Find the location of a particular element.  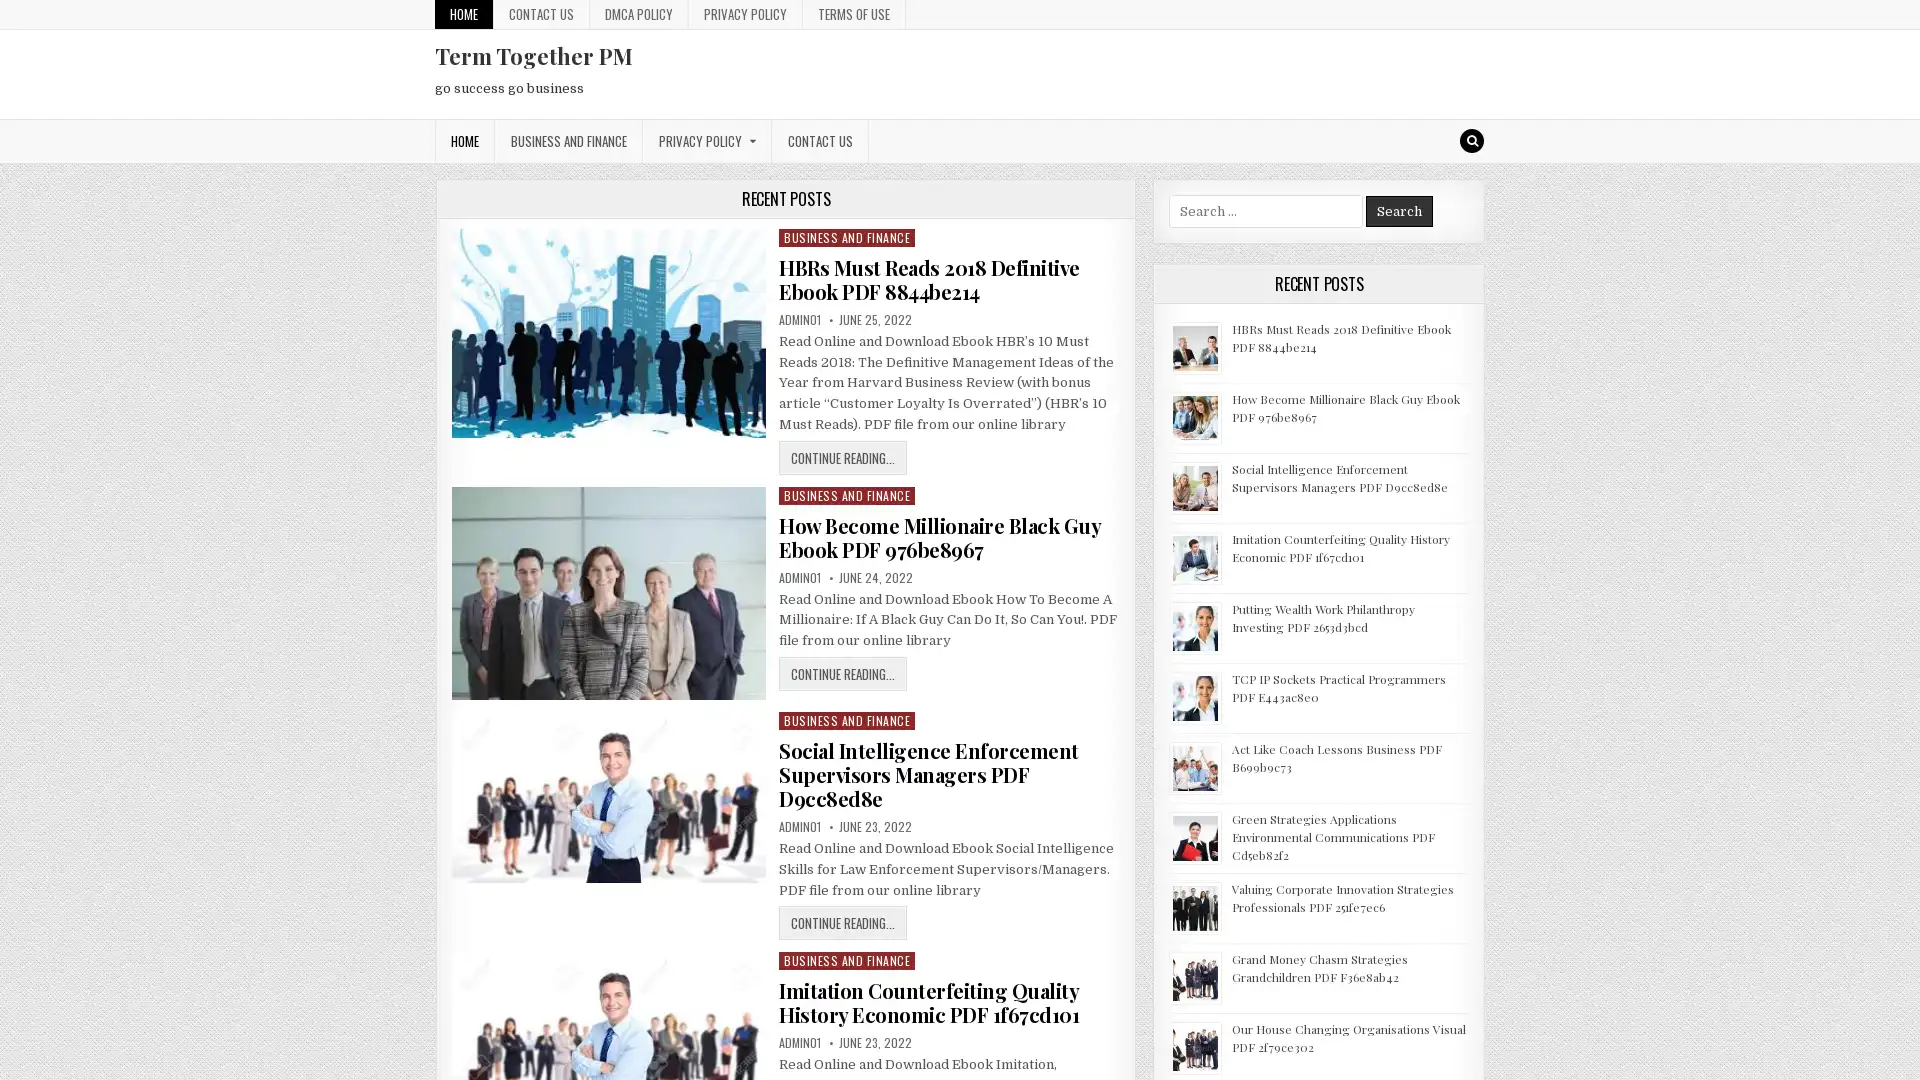

Search is located at coordinates (1398, 211).